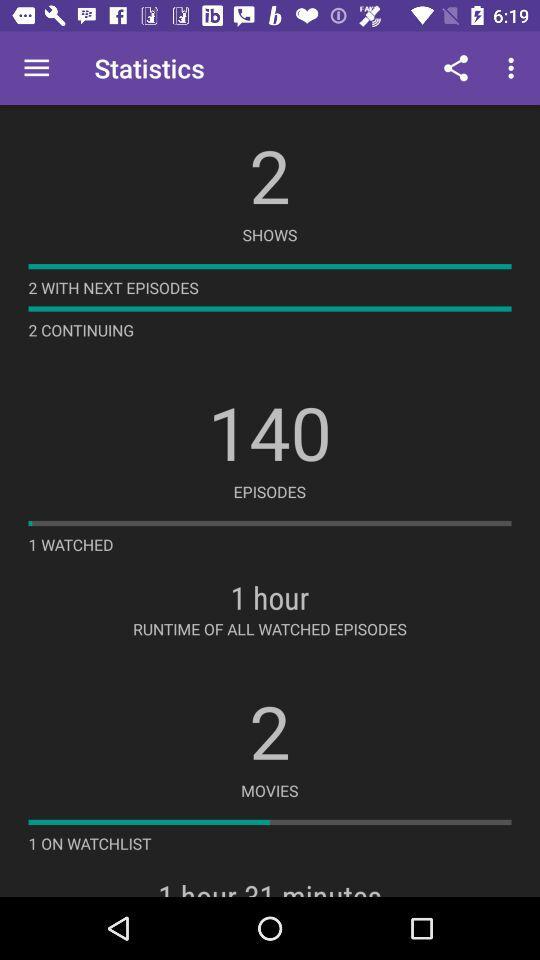 This screenshot has height=960, width=540. What do you see at coordinates (89, 842) in the screenshot?
I see `1 on watchlist` at bounding box center [89, 842].